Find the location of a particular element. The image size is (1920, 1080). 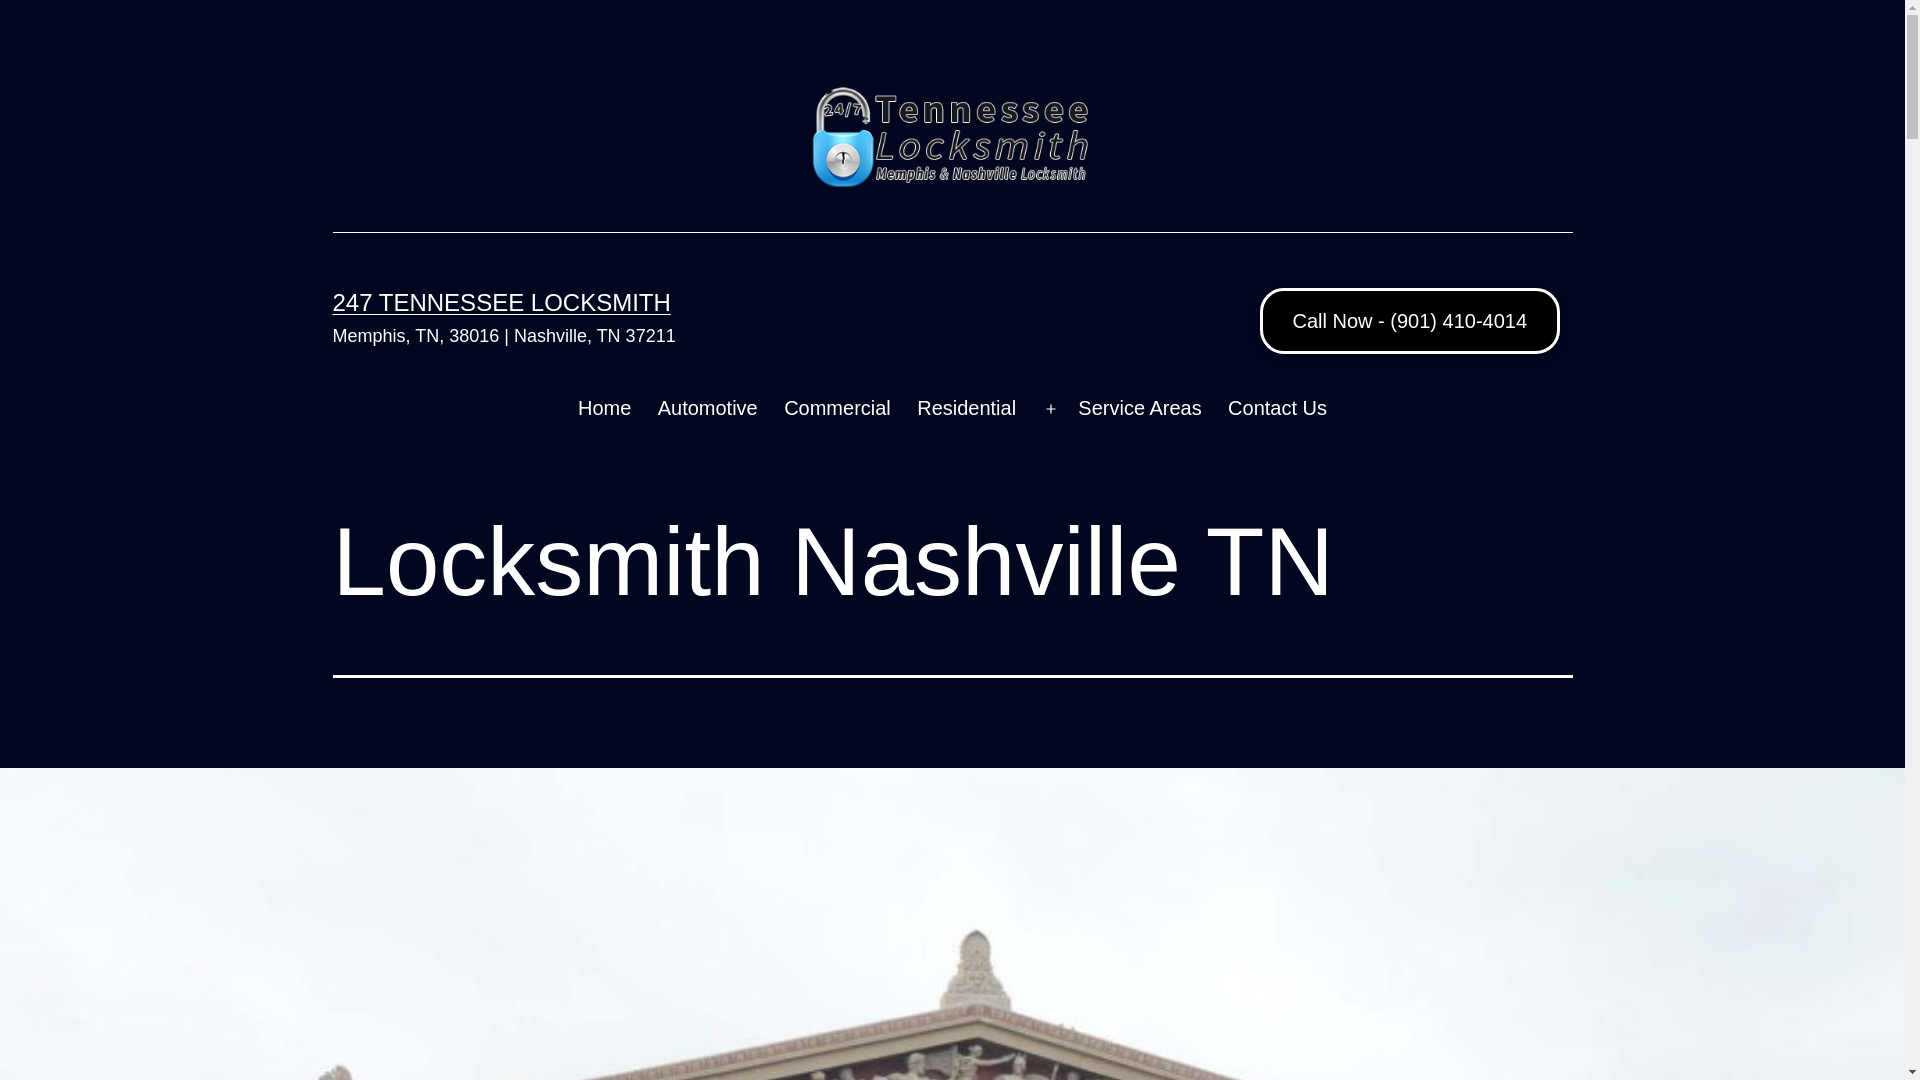

'Residential' is located at coordinates (966, 407).